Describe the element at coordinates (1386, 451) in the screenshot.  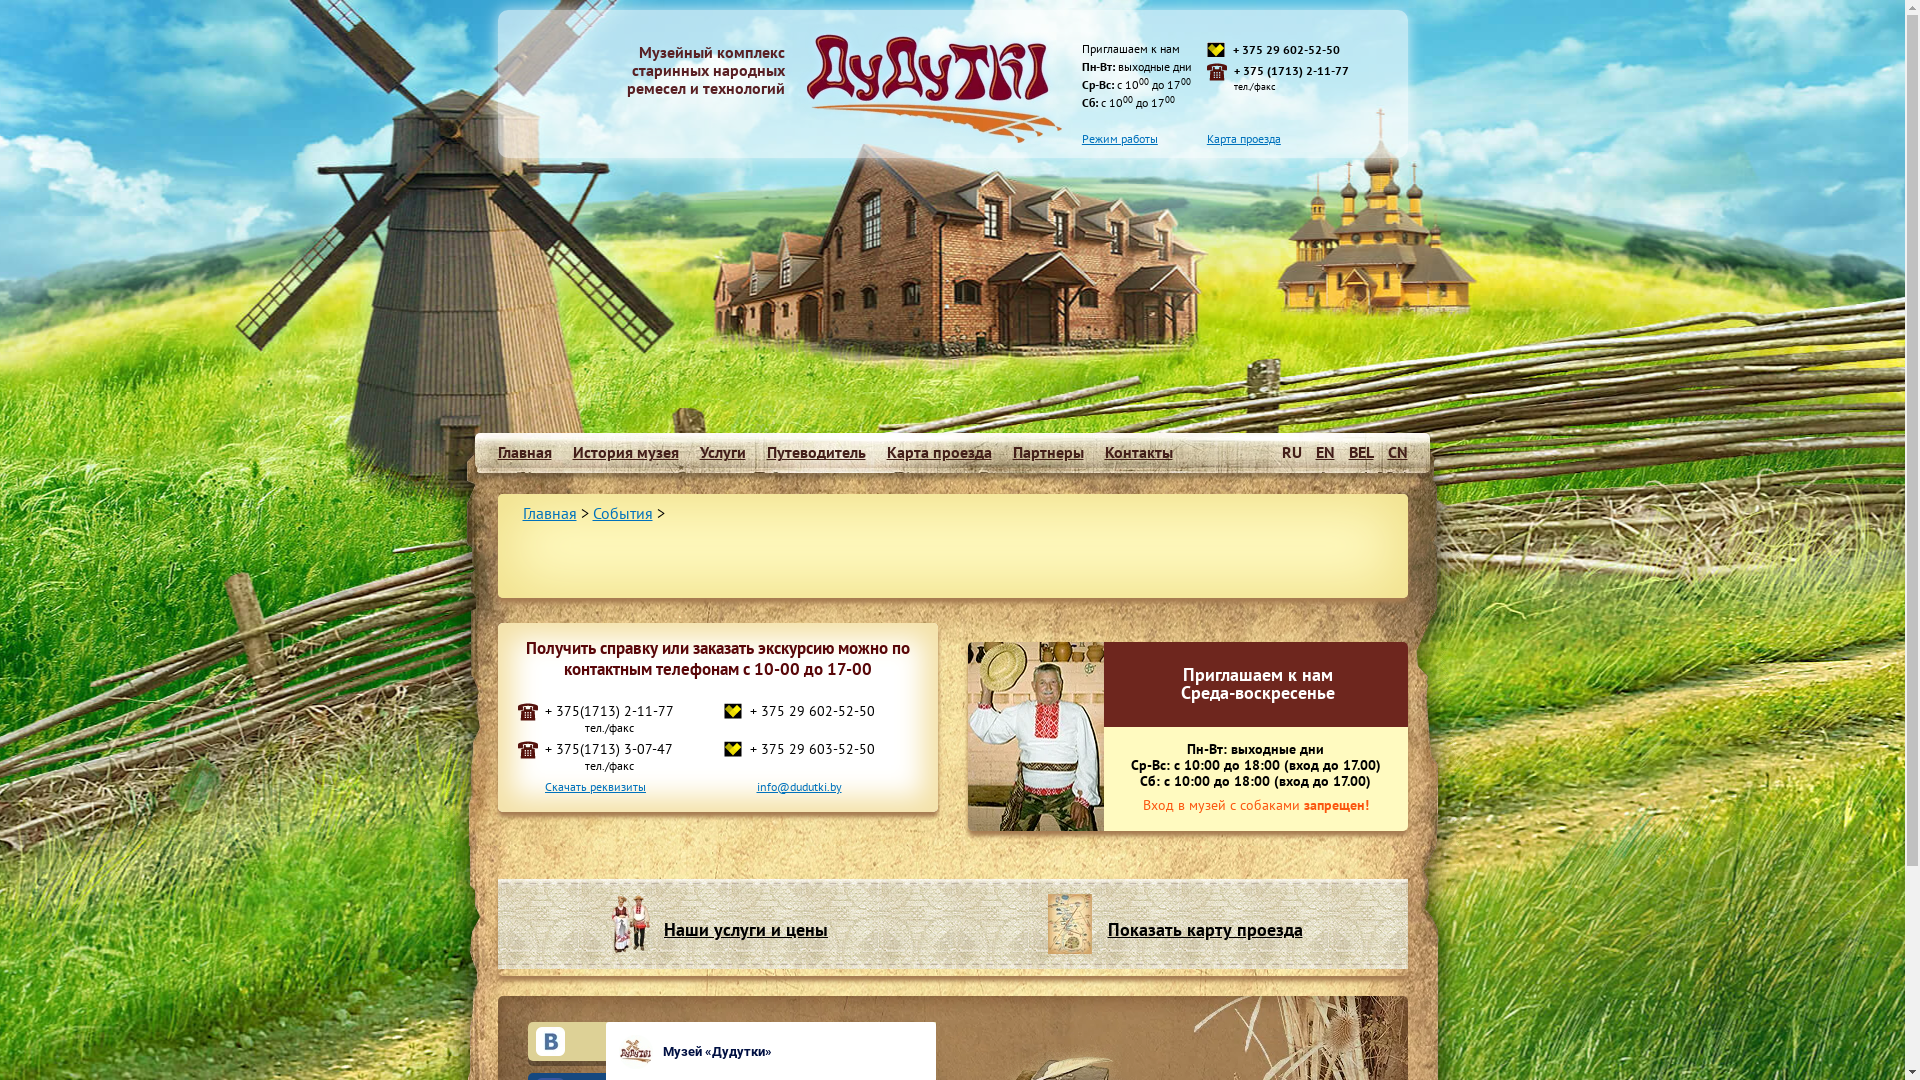
I see `'CN'` at that location.